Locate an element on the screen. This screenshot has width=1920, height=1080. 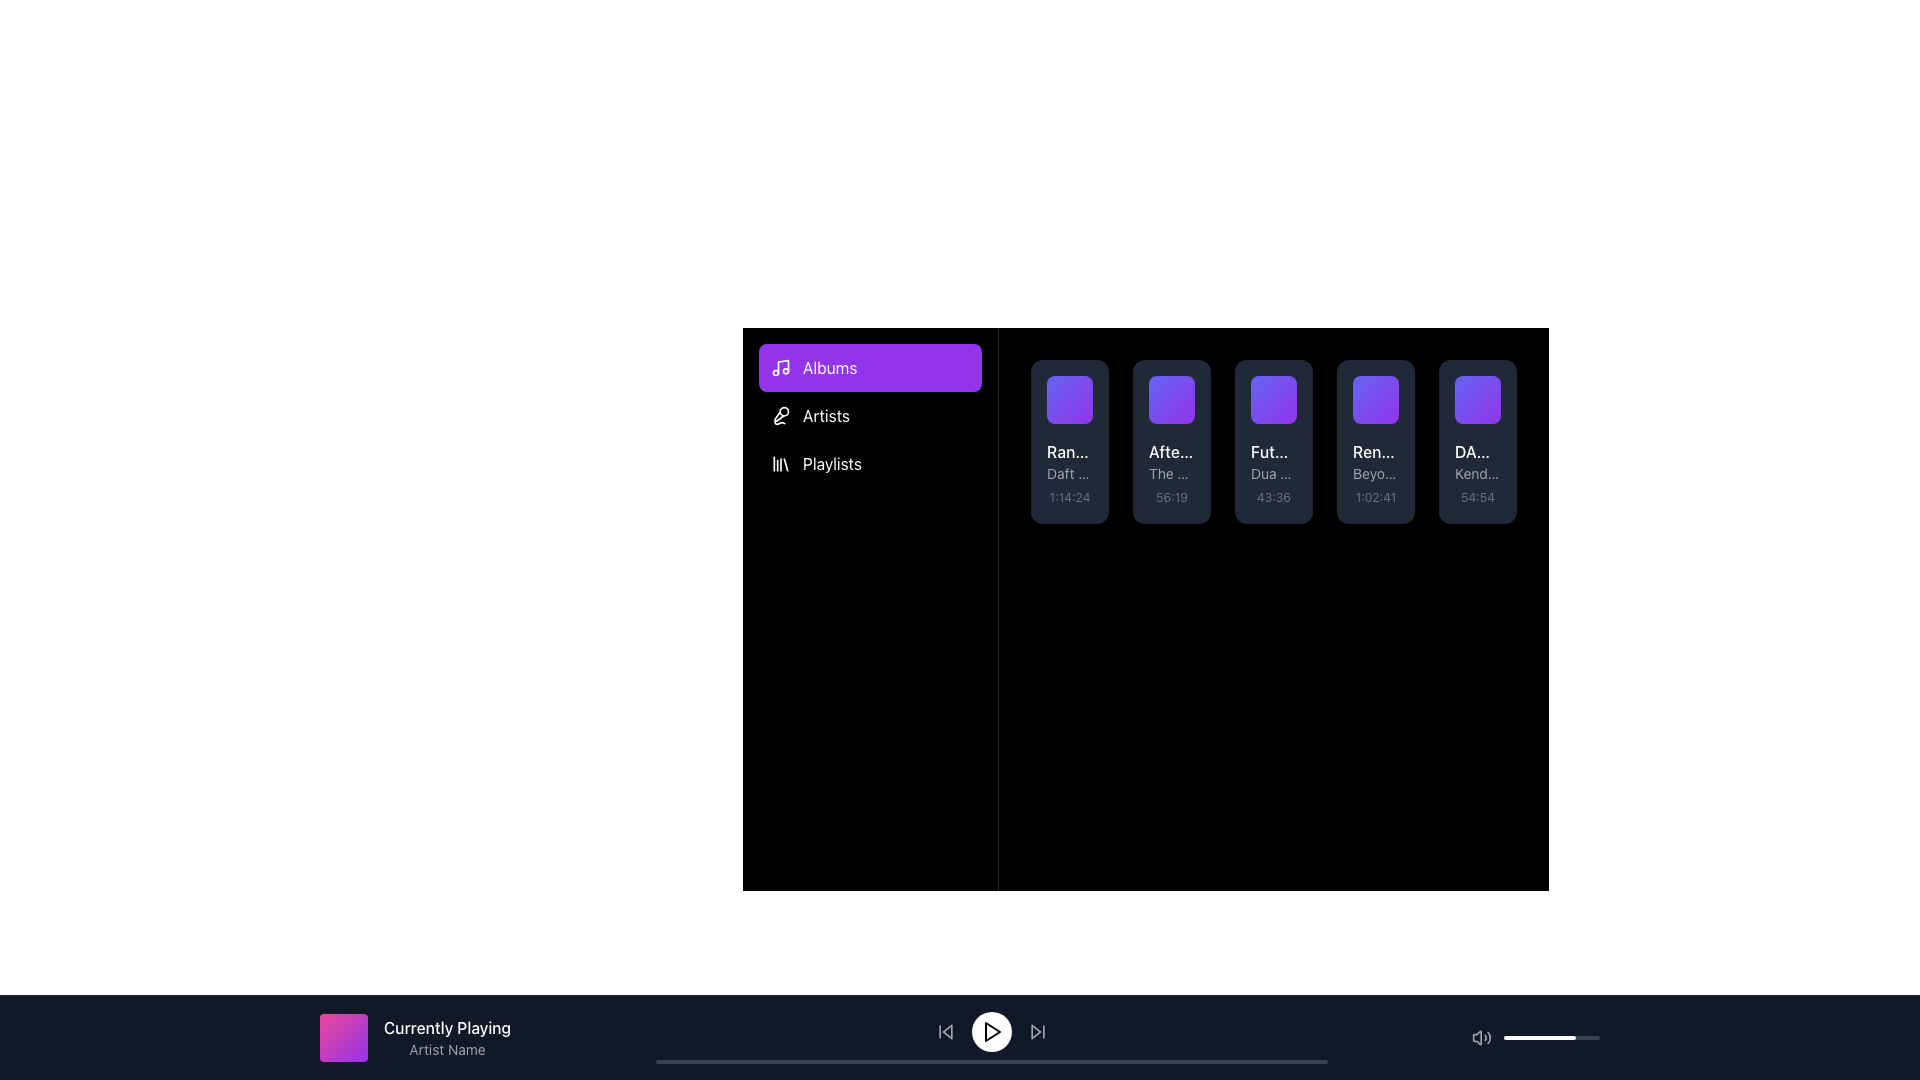
the 'Artists' text label in the navigation menu, which is located below 'Albums' and above 'Playlists' is located at coordinates (826, 415).